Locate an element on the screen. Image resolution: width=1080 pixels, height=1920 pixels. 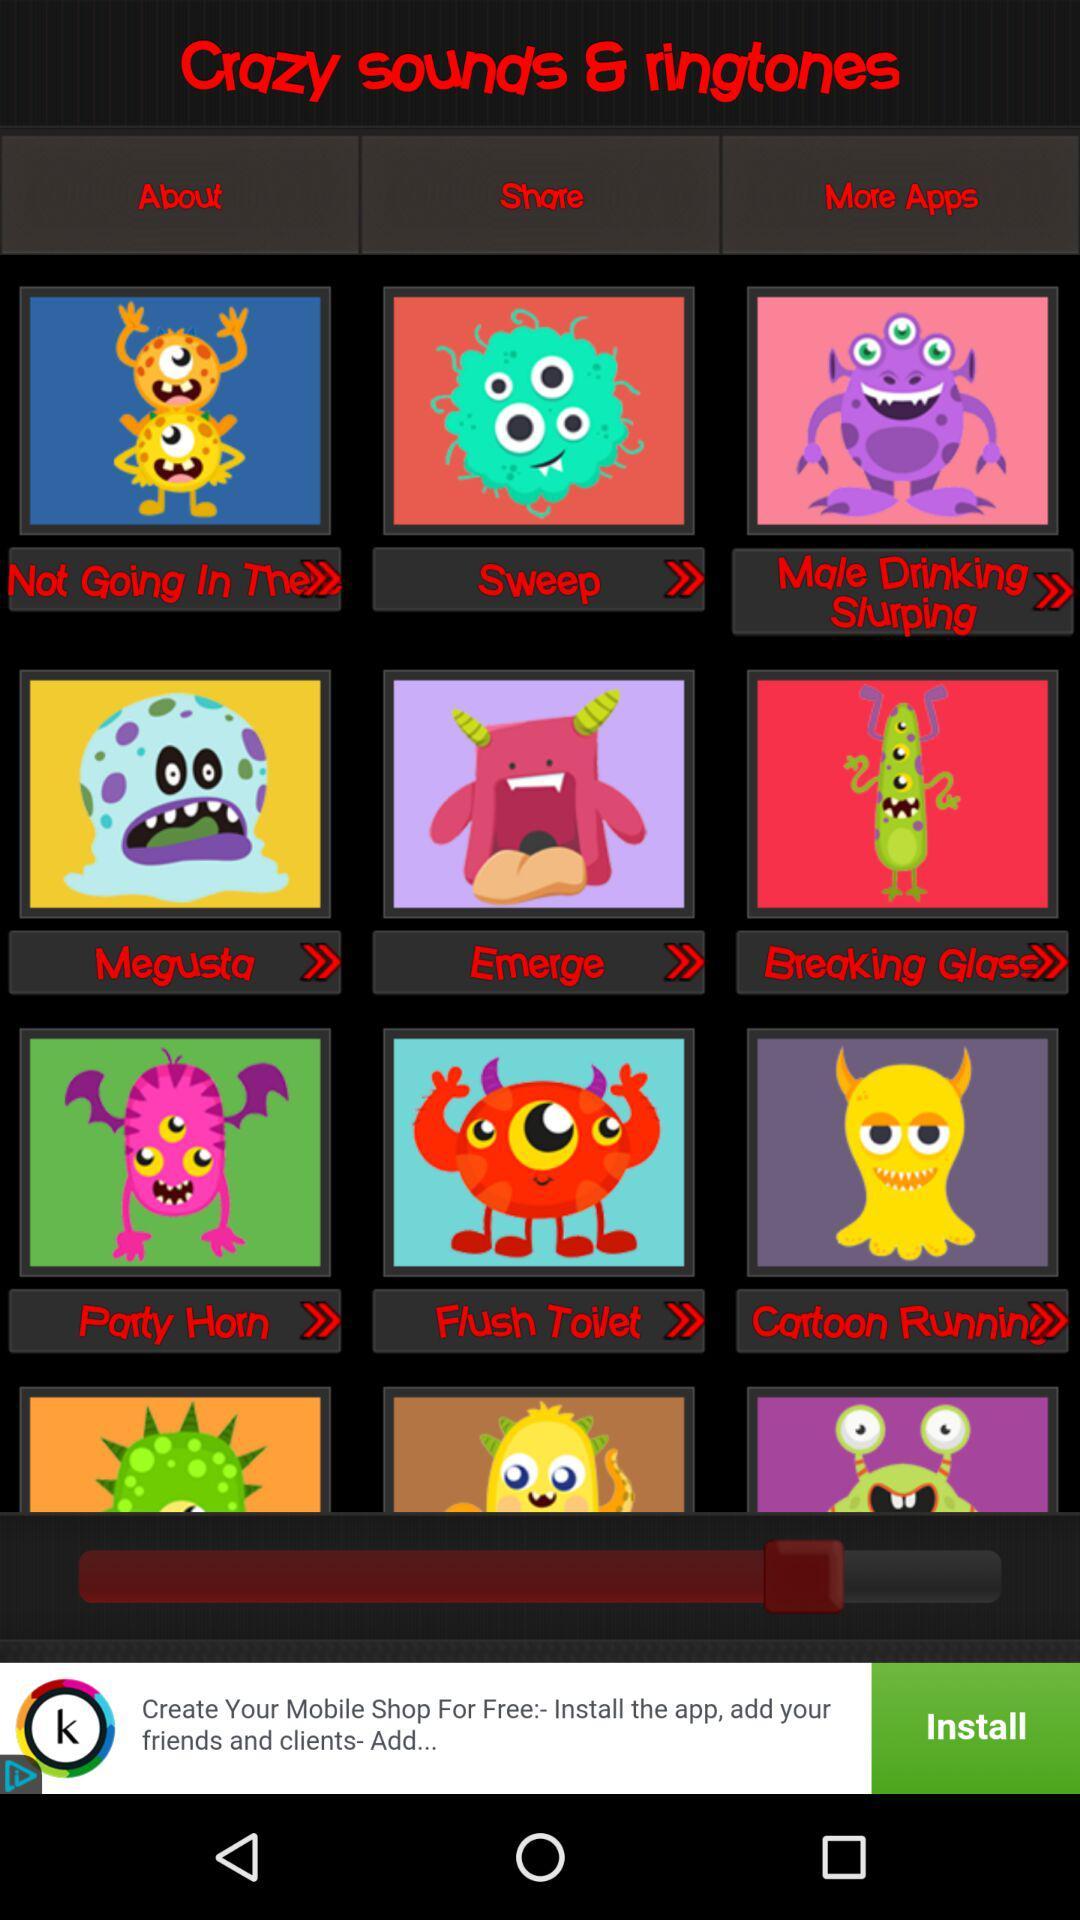
on this button you see another sound option is located at coordinates (318, 1320).